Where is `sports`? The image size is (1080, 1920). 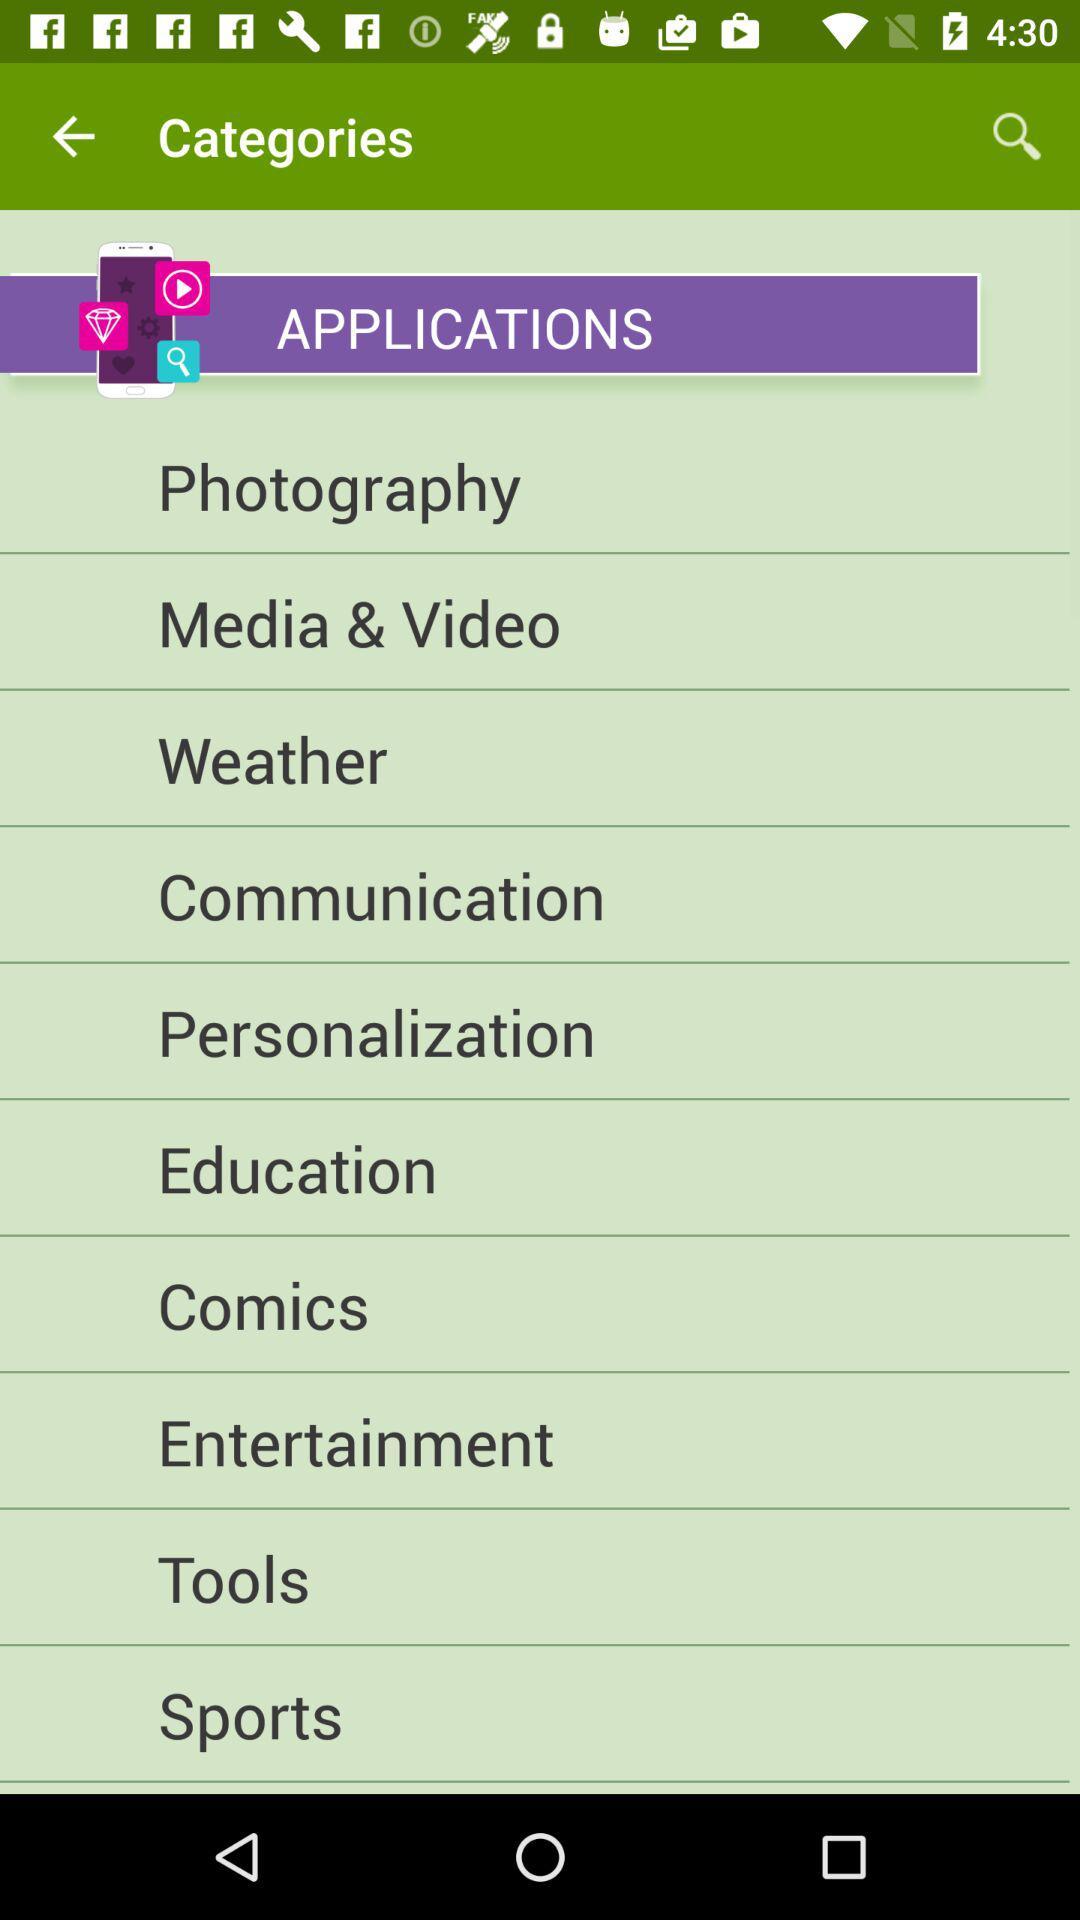 sports is located at coordinates (533, 1713).